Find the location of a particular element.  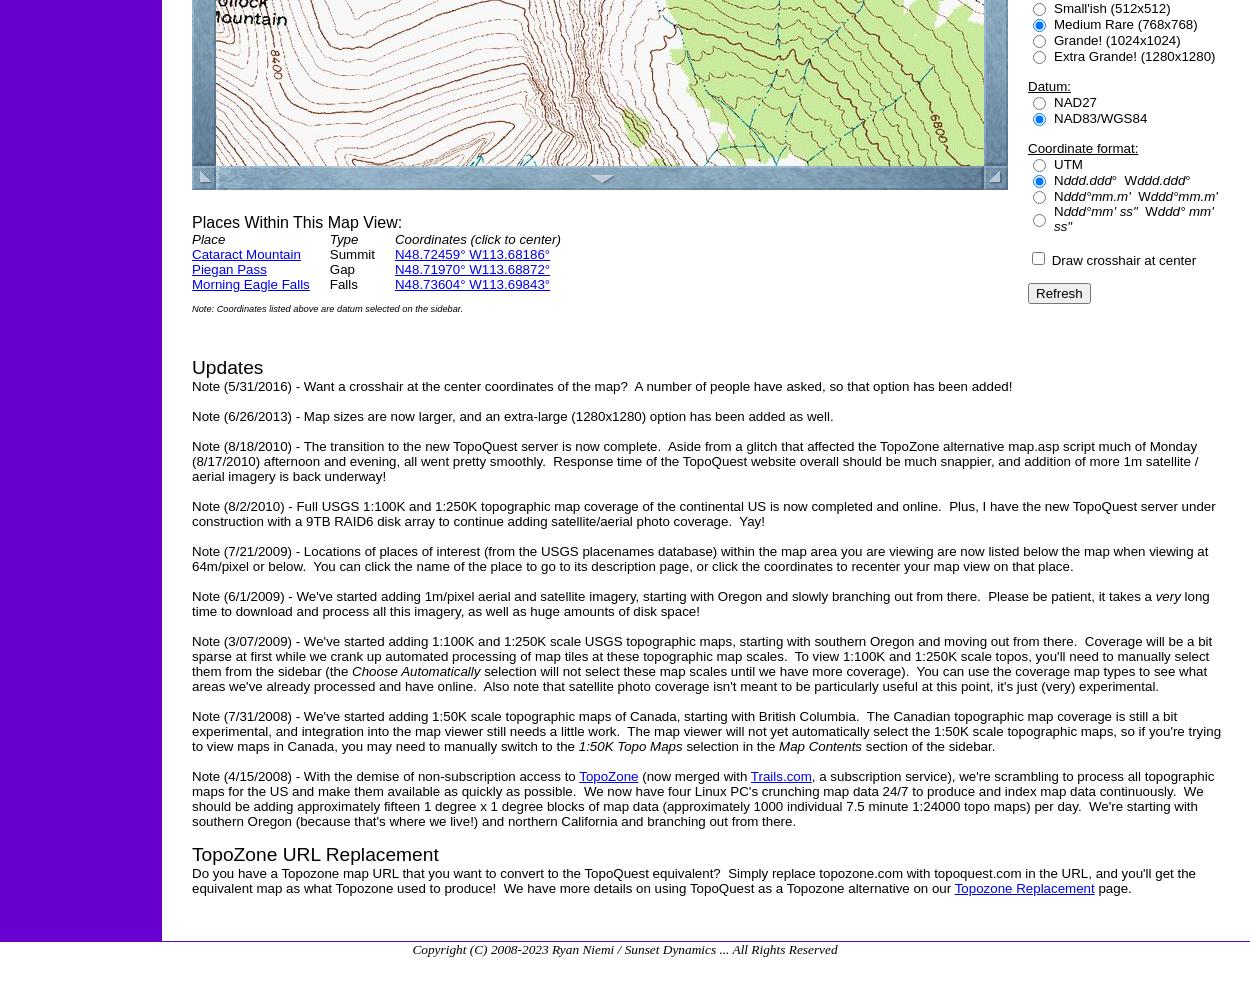

'Grande! (1024x1024)' is located at coordinates (1116, 39).